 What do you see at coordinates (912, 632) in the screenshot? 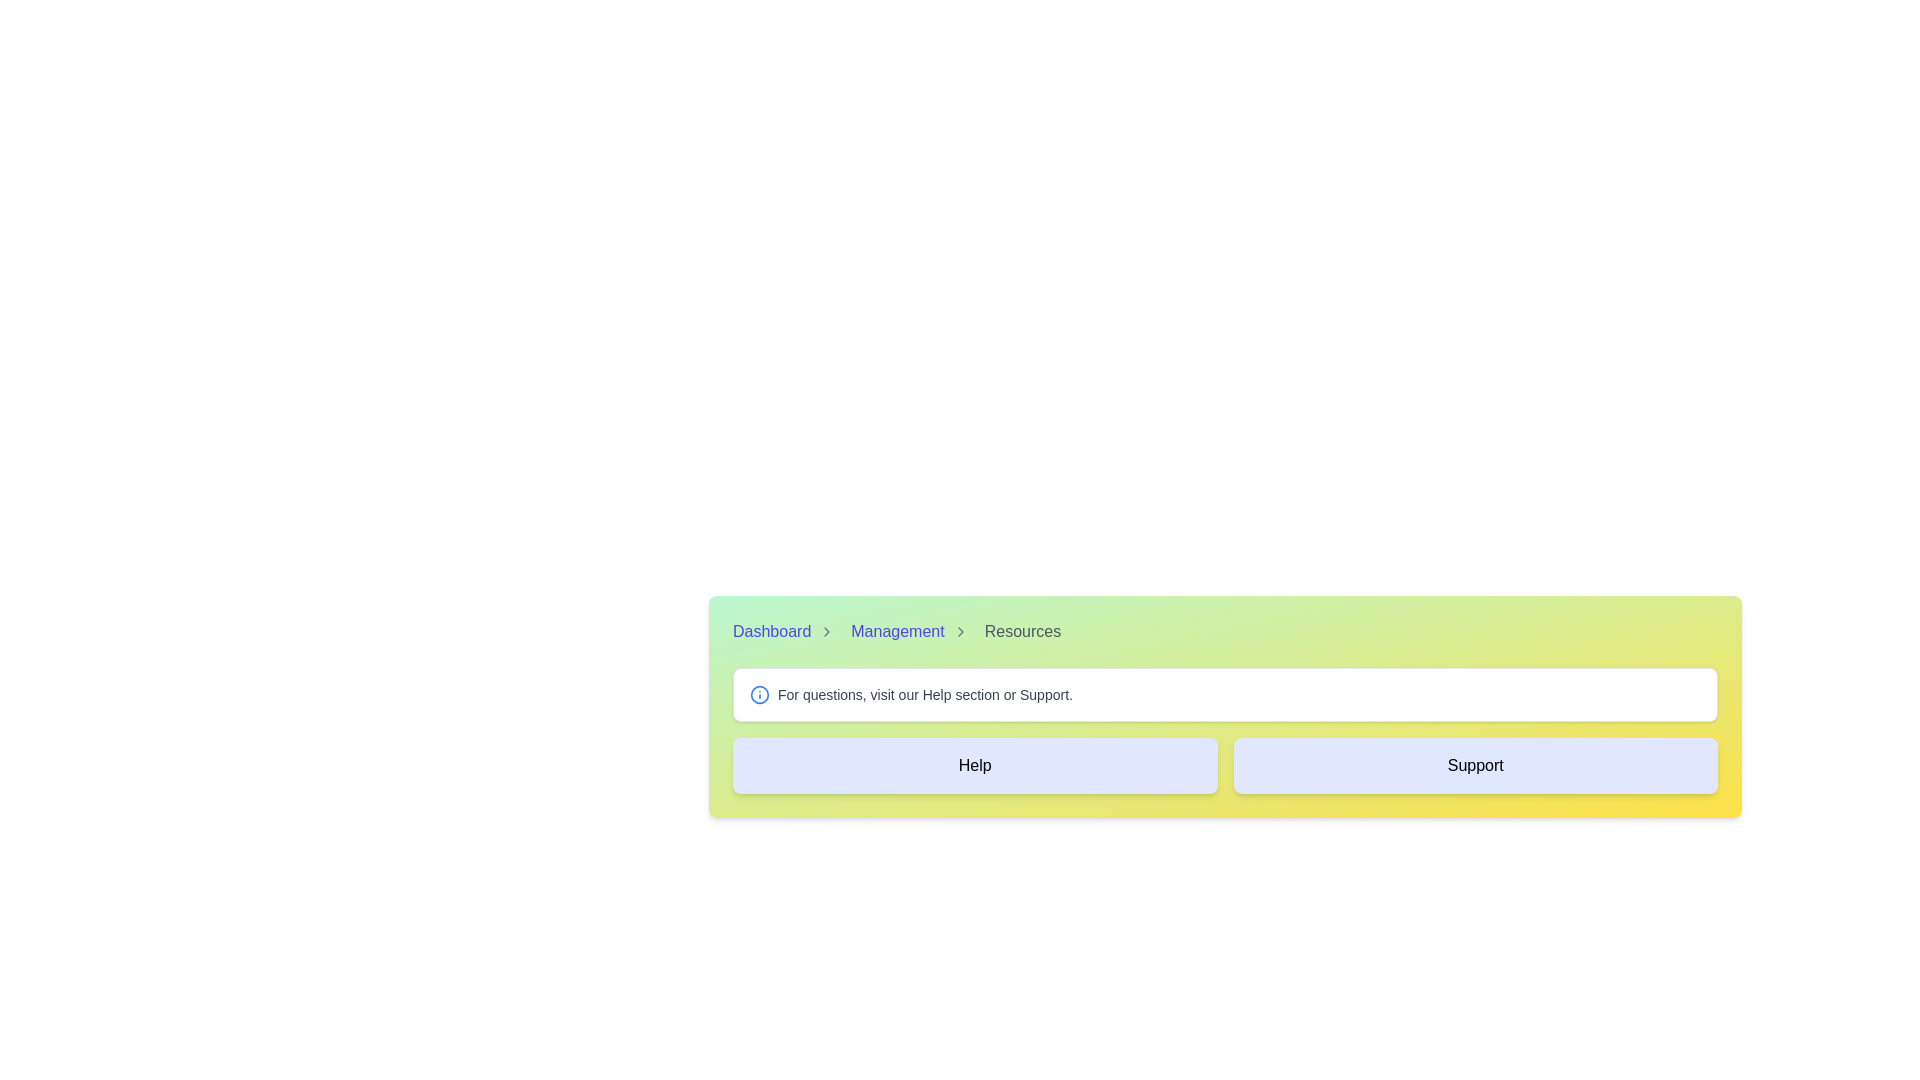
I see `the hyperlink labeled 'Management' with a right-pointing chevron icon in the breadcrumb navigation` at bounding box center [912, 632].